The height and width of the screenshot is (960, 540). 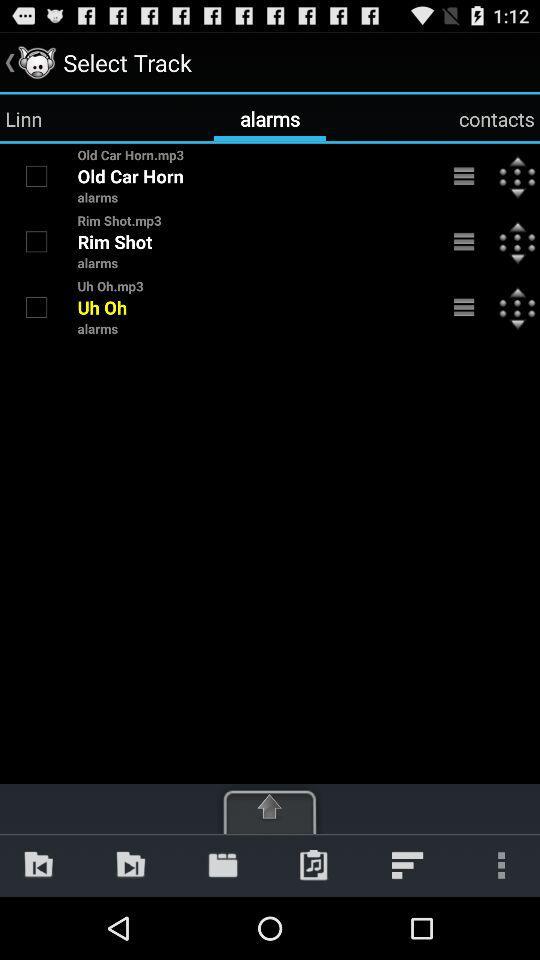 What do you see at coordinates (36, 62) in the screenshot?
I see `the emoji at the top left corner` at bounding box center [36, 62].